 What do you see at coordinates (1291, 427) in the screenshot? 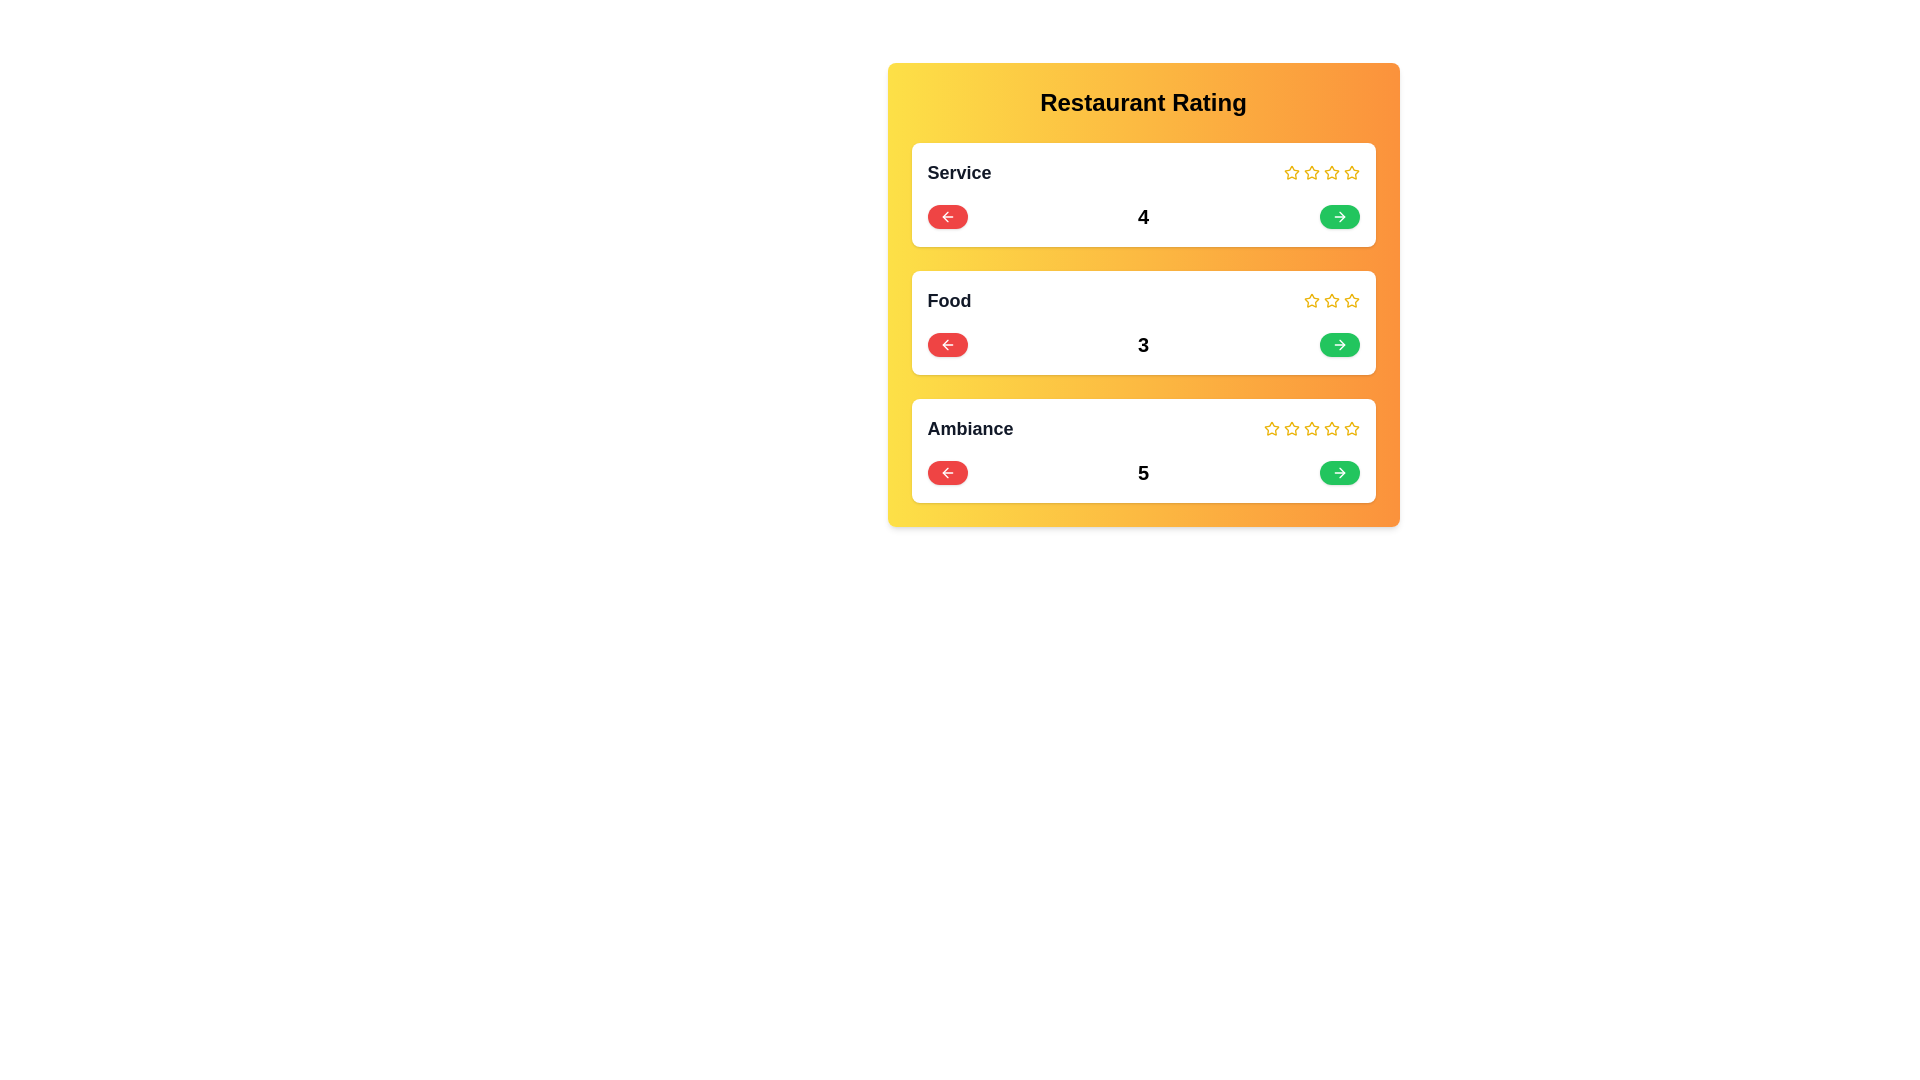
I see `the third star icon in the Ambiance section of the Restaurant Rating interface to interact with it` at bounding box center [1291, 427].